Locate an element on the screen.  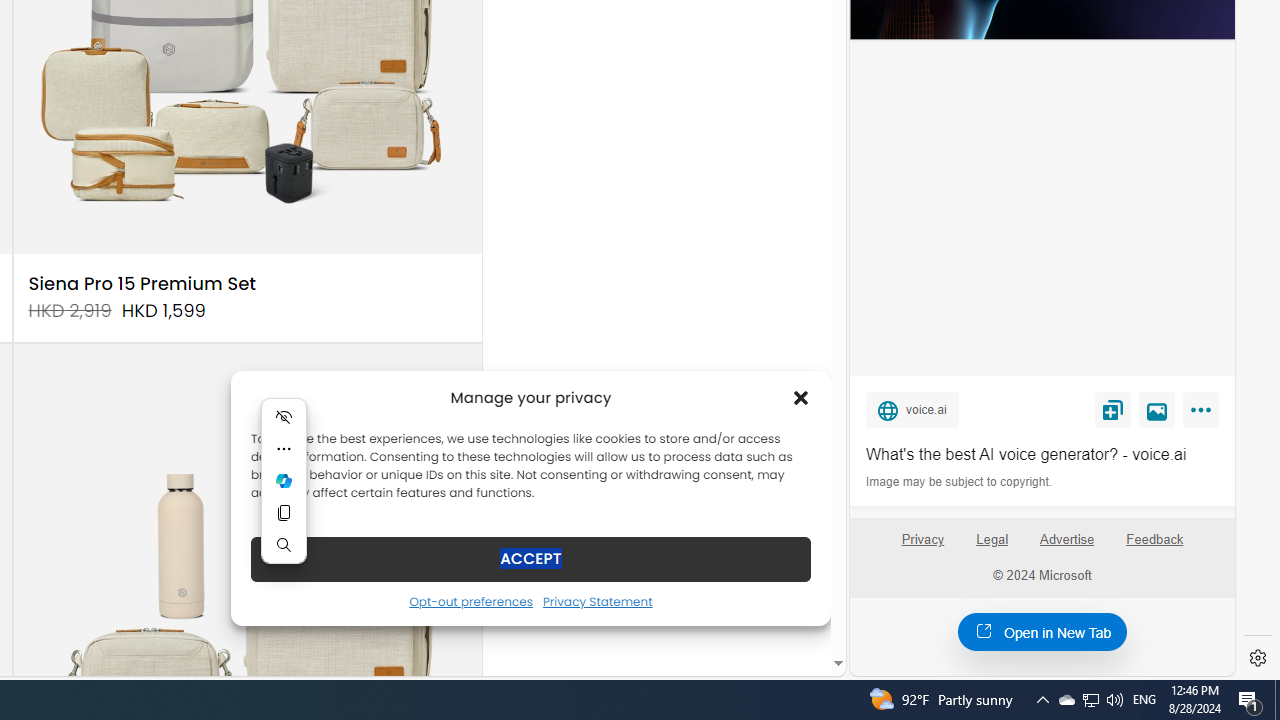
'More actions' is located at coordinates (283, 447).